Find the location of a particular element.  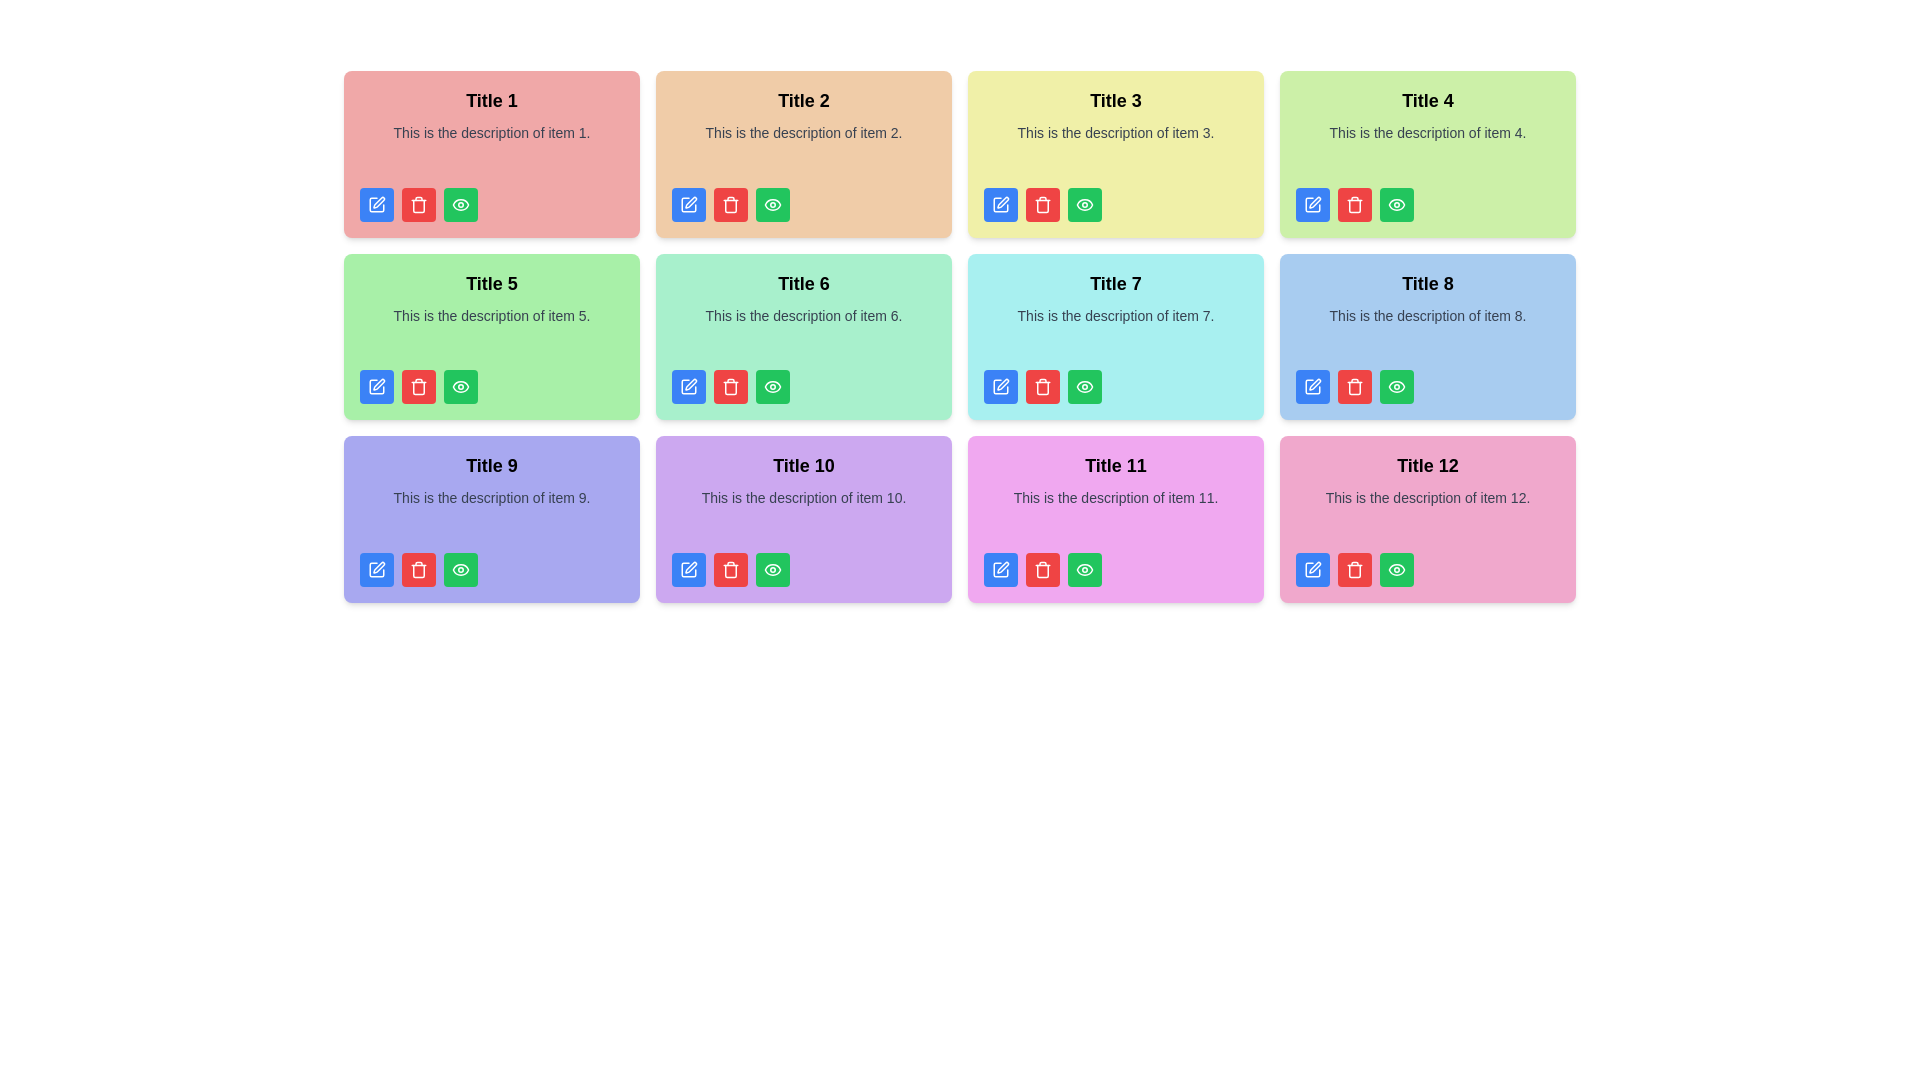

the editing button located in the group of three action buttons below the 'Title 7' section is located at coordinates (1001, 386).